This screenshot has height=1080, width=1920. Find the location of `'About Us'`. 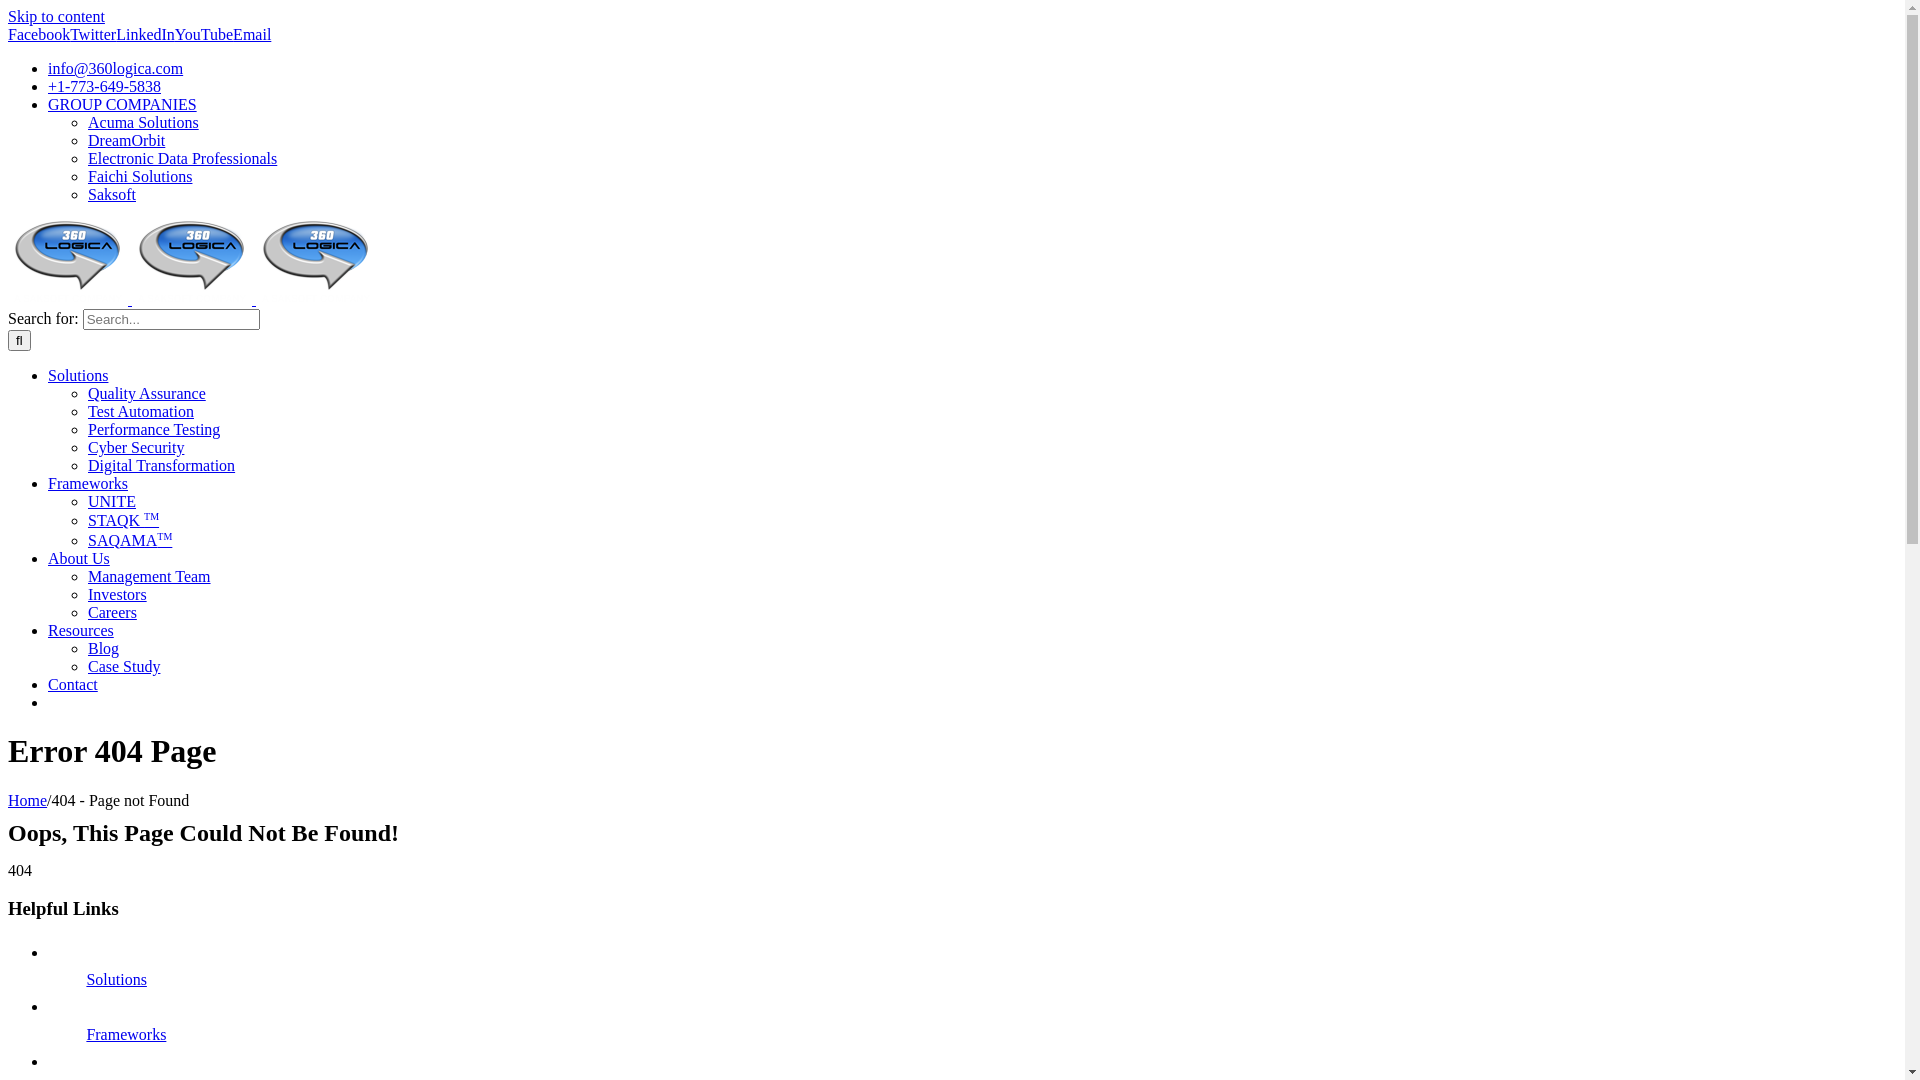

'About Us' is located at coordinates (78, 558).